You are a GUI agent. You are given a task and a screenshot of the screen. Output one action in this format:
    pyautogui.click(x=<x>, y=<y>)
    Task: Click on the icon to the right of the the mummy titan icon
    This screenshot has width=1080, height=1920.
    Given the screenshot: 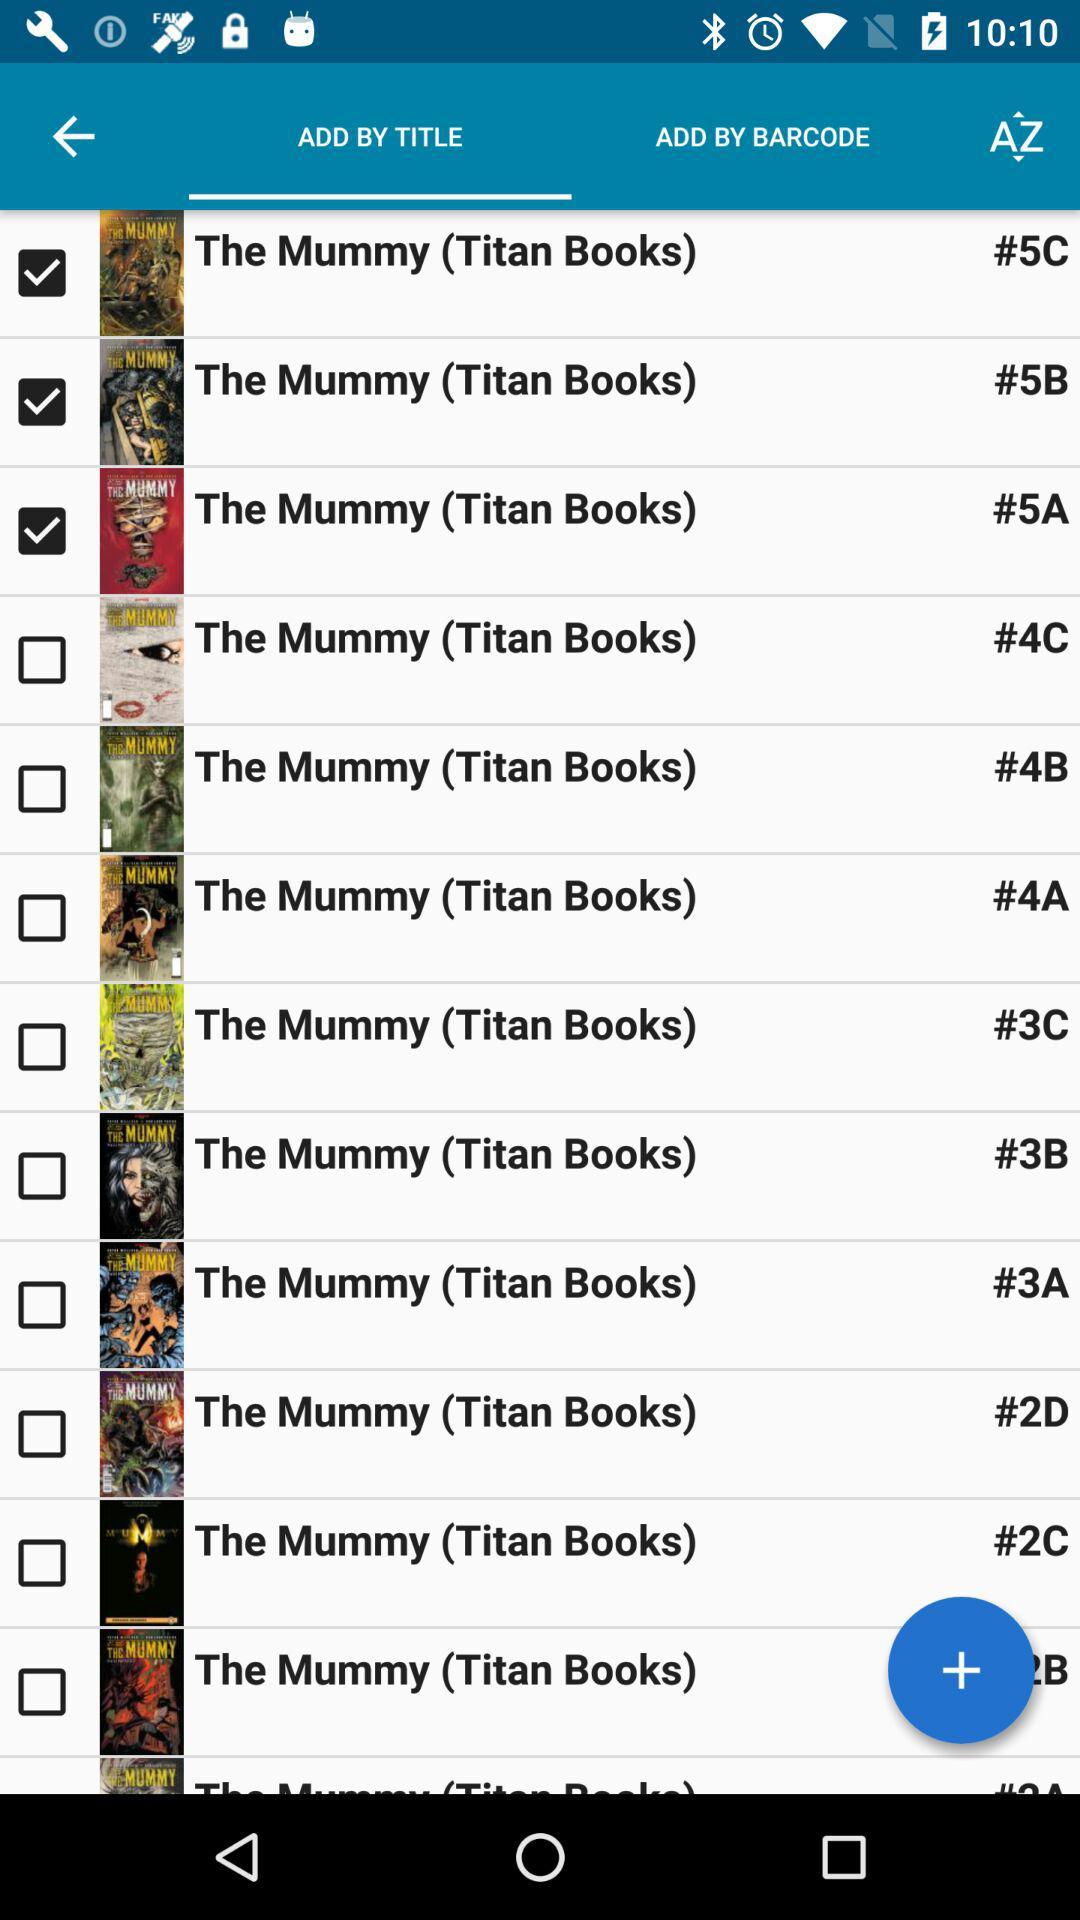 What is the action you would take?
    pyautogui.click(x=1030, y=507)
    